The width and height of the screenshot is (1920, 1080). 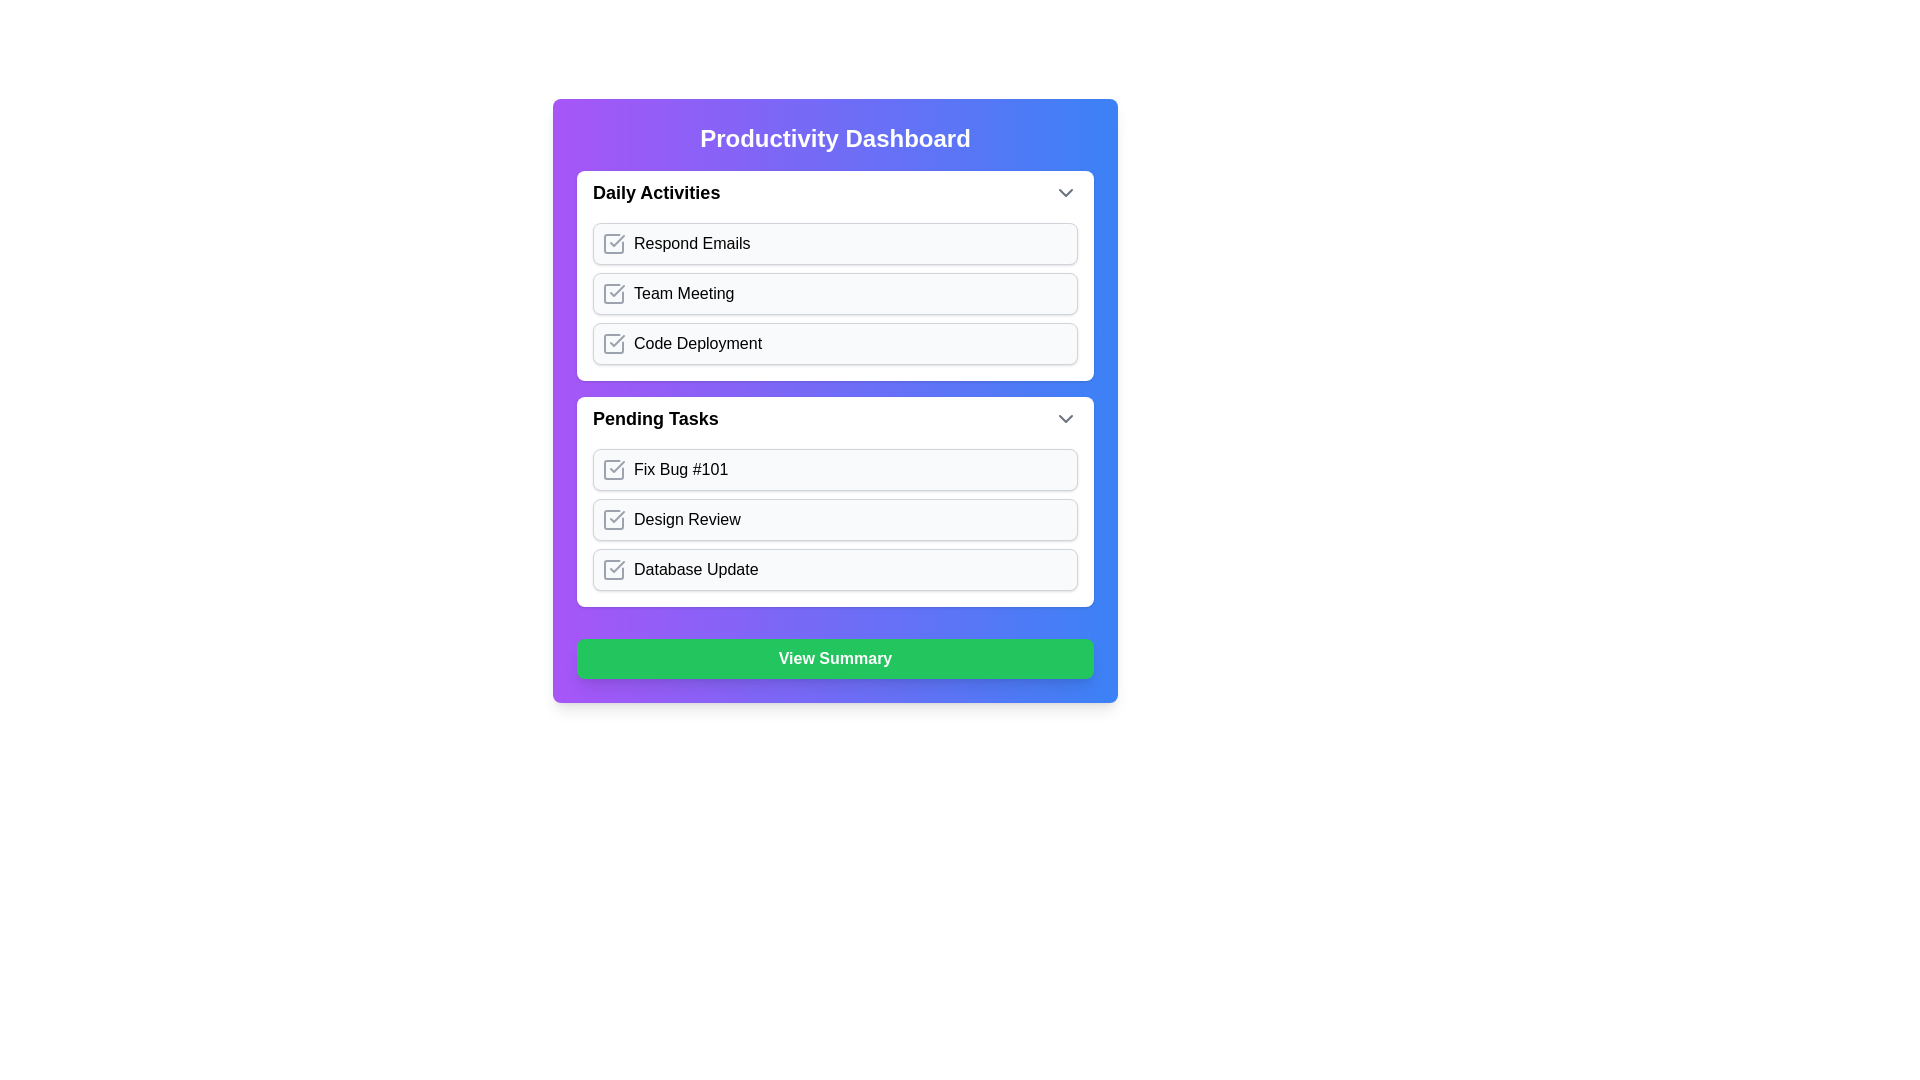 What do you see at coordinates (613, 293) in the screenshot?
I see `the graphical icon within the checkbox component for the 'Team Meeting' item in the 'Daily Activities' section` at bounding box center [613, 293].